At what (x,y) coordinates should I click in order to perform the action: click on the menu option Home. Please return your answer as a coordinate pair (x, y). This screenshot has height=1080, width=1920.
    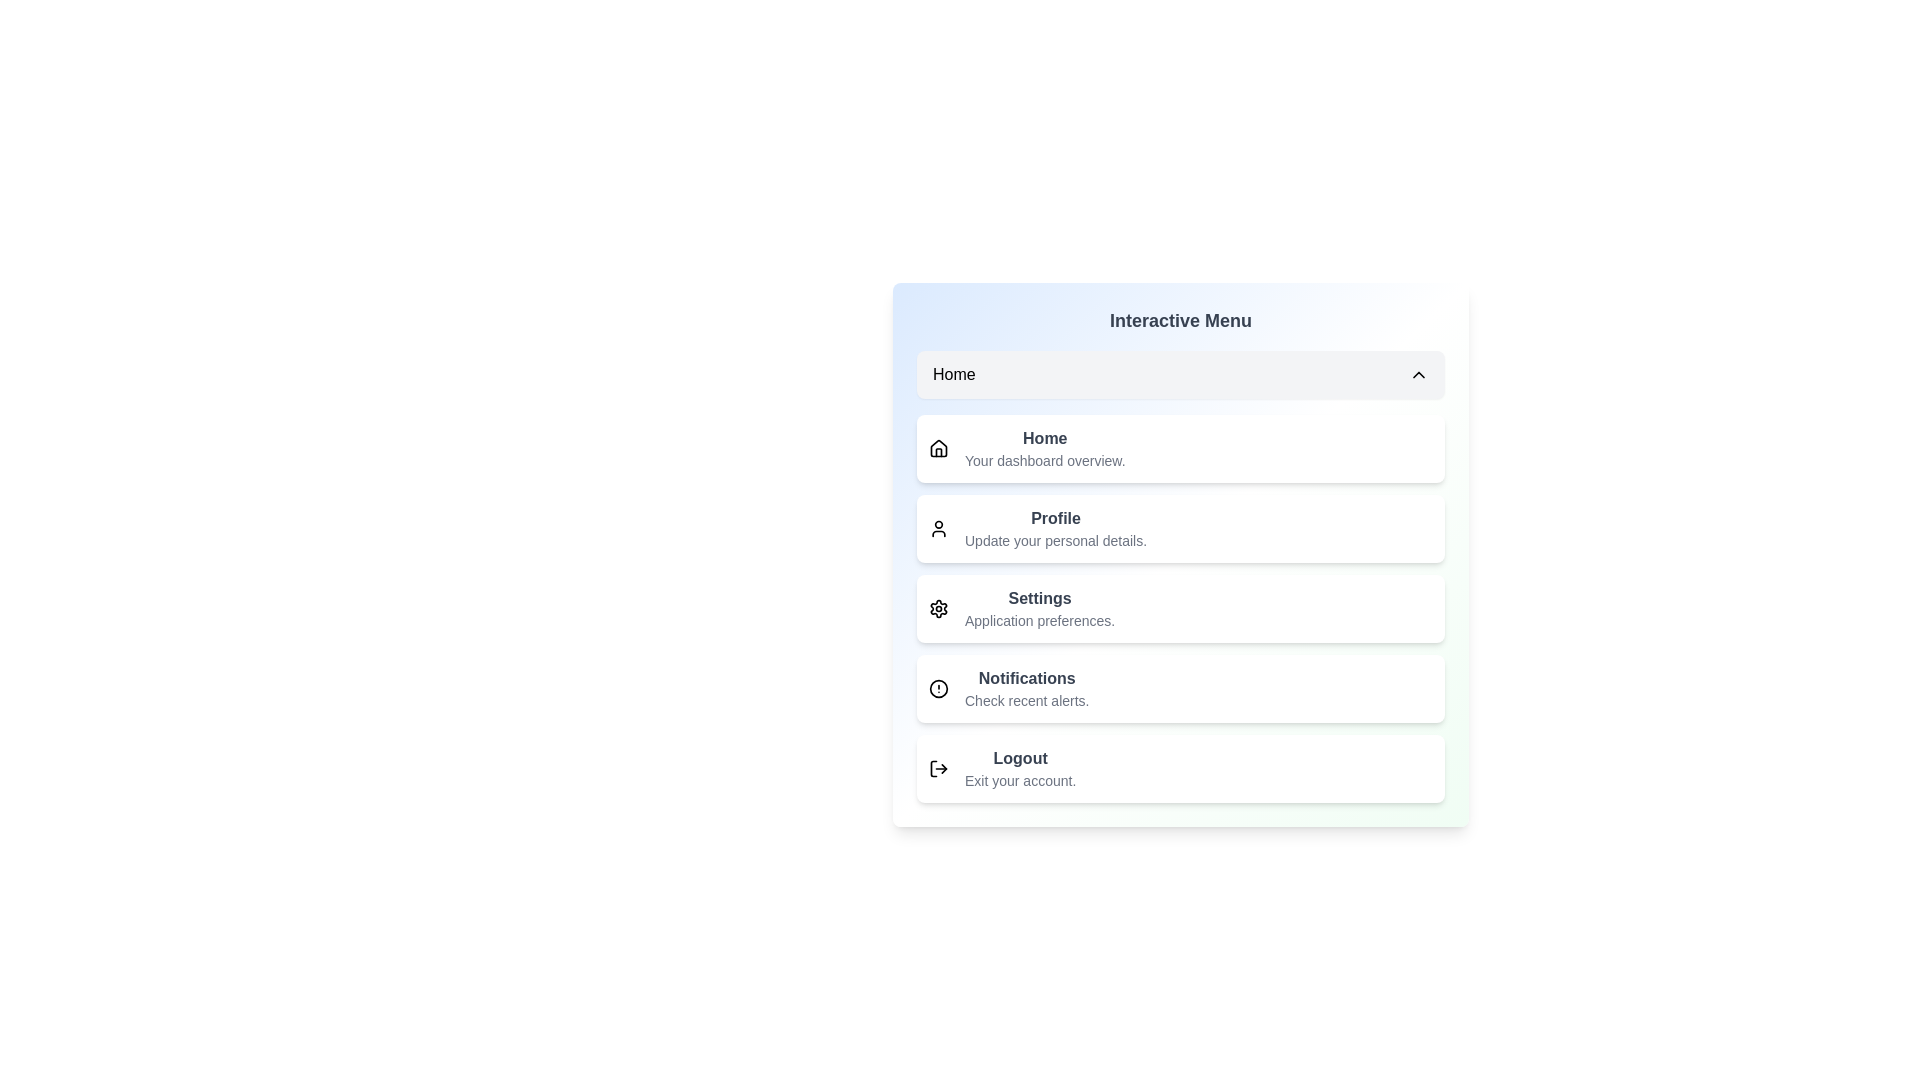
    Looking at the image, I should click on (1180, 374).